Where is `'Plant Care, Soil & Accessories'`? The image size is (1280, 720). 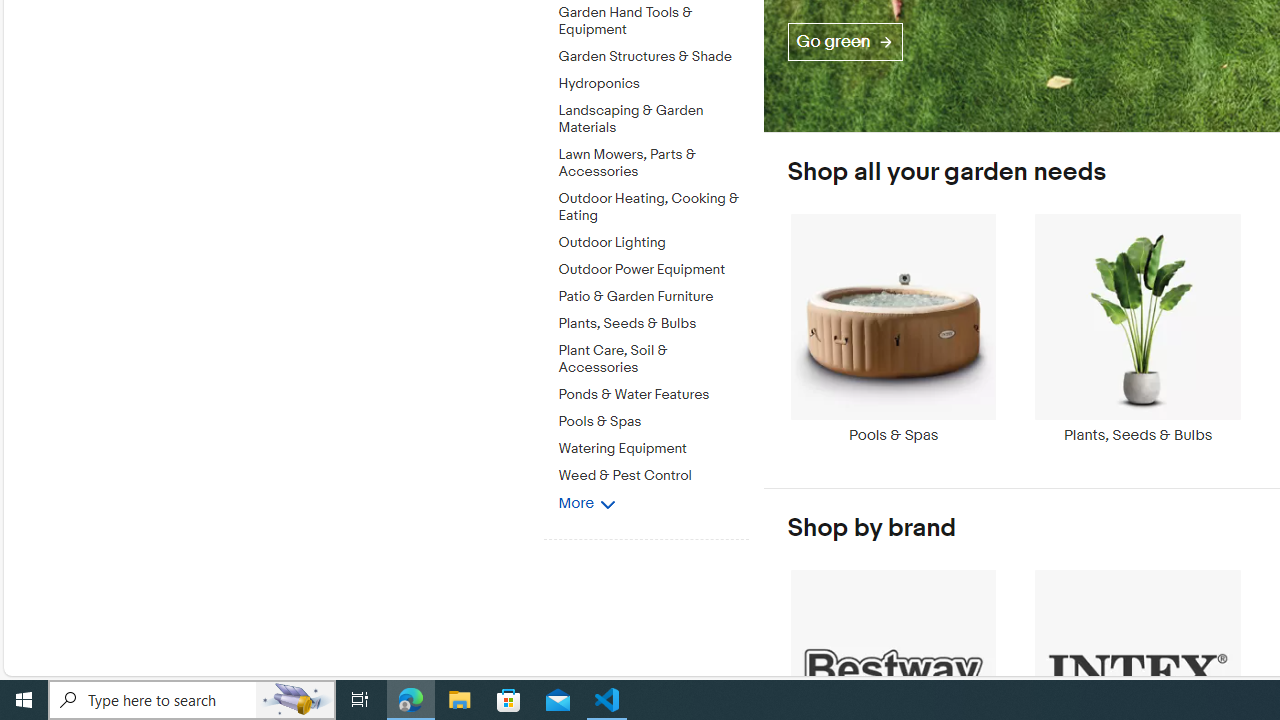
'Plant Care, Soil & Accessories' is located at coordinates (653, 355).